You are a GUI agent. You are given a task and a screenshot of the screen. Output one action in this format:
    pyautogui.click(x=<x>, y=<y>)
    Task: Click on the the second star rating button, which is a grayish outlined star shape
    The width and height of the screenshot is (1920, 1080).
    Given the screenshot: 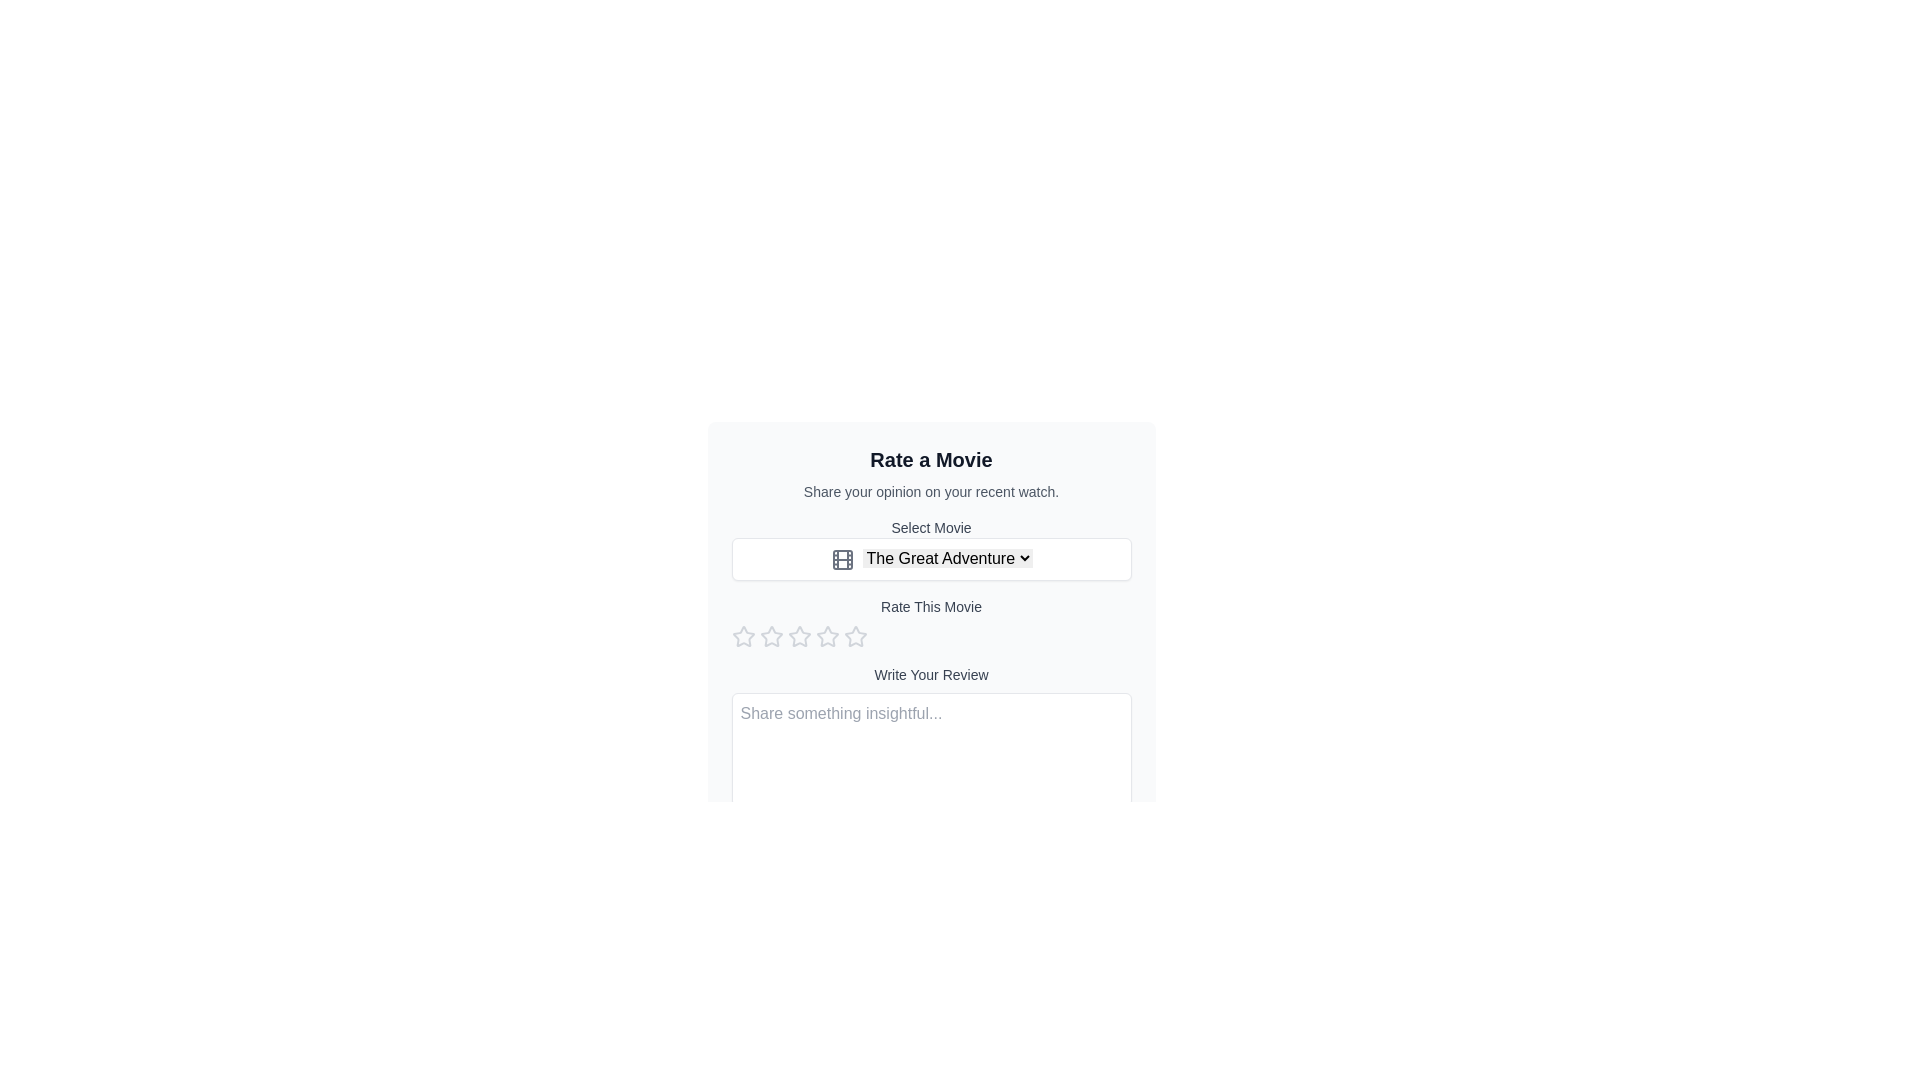 What is the action you would take?
    pyautogui.click(x=798, y=636)
    